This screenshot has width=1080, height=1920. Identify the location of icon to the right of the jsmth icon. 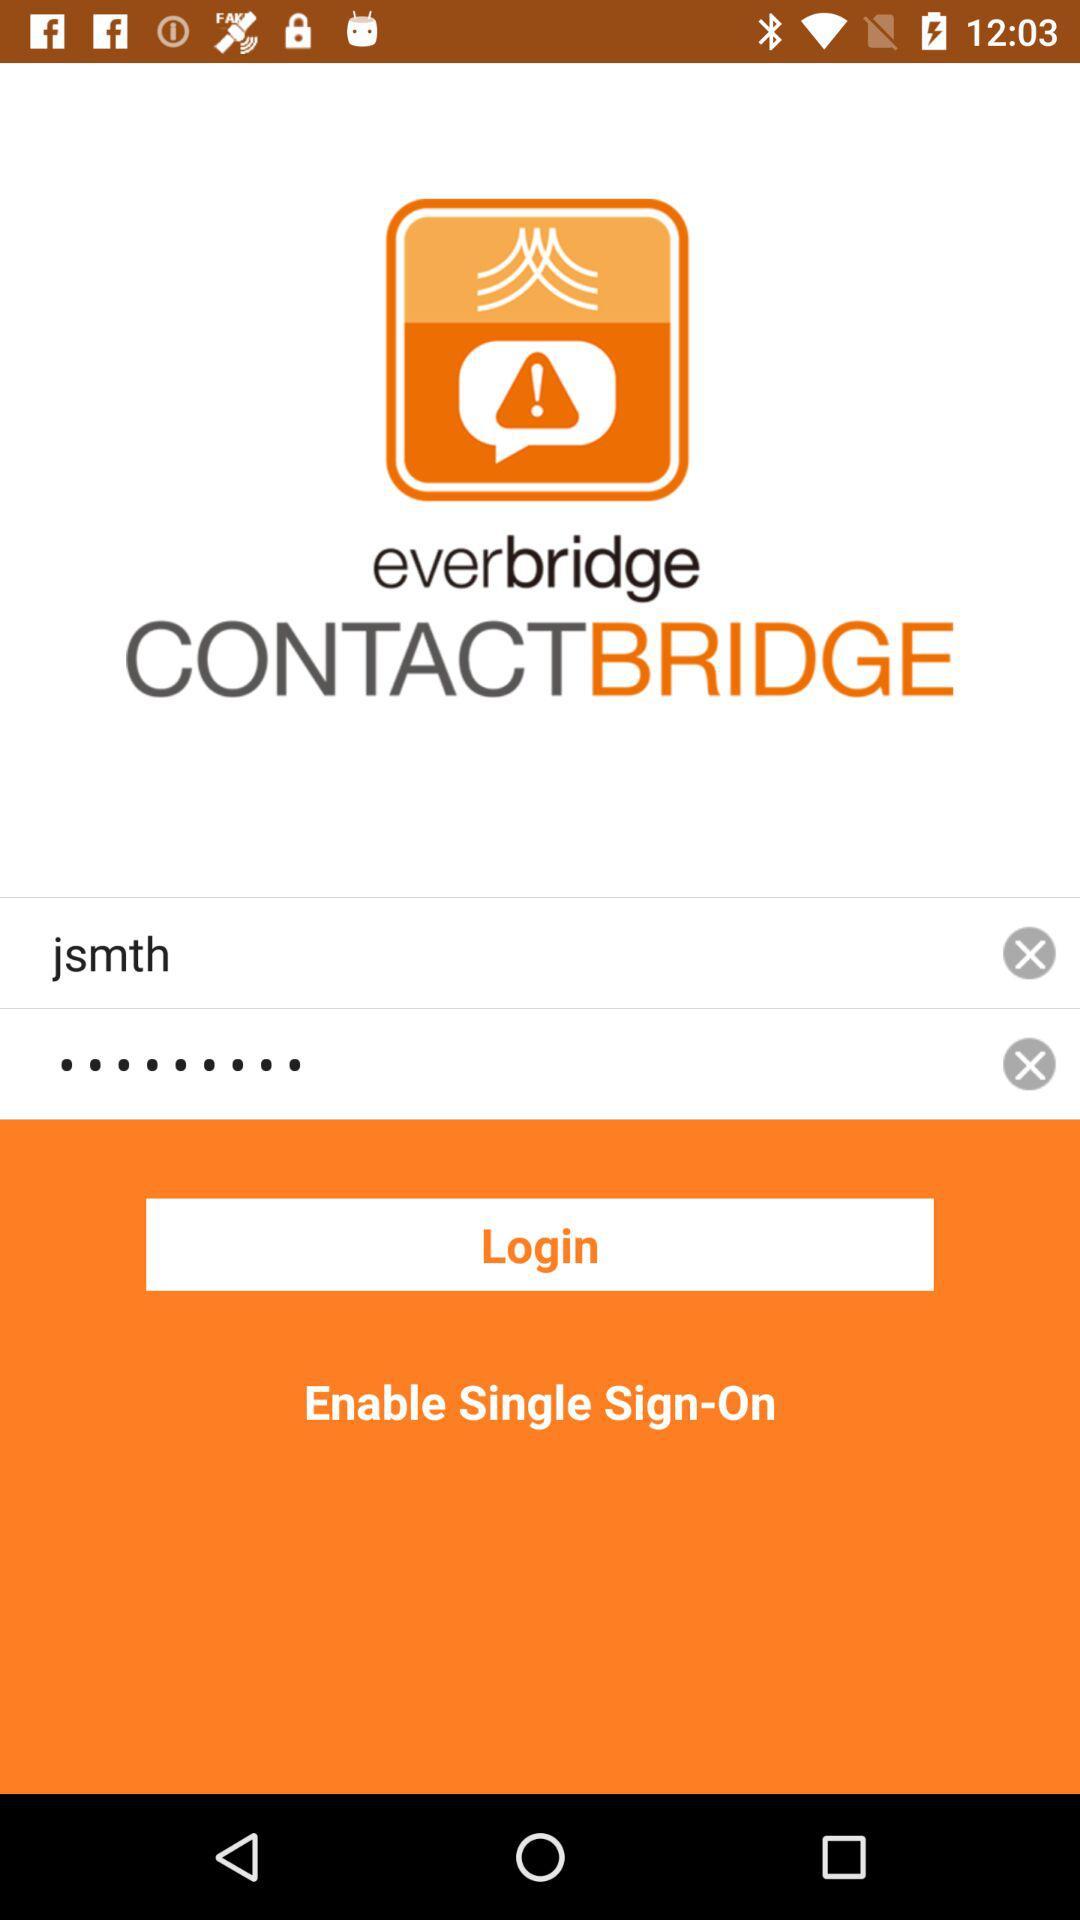
(1029, 951).